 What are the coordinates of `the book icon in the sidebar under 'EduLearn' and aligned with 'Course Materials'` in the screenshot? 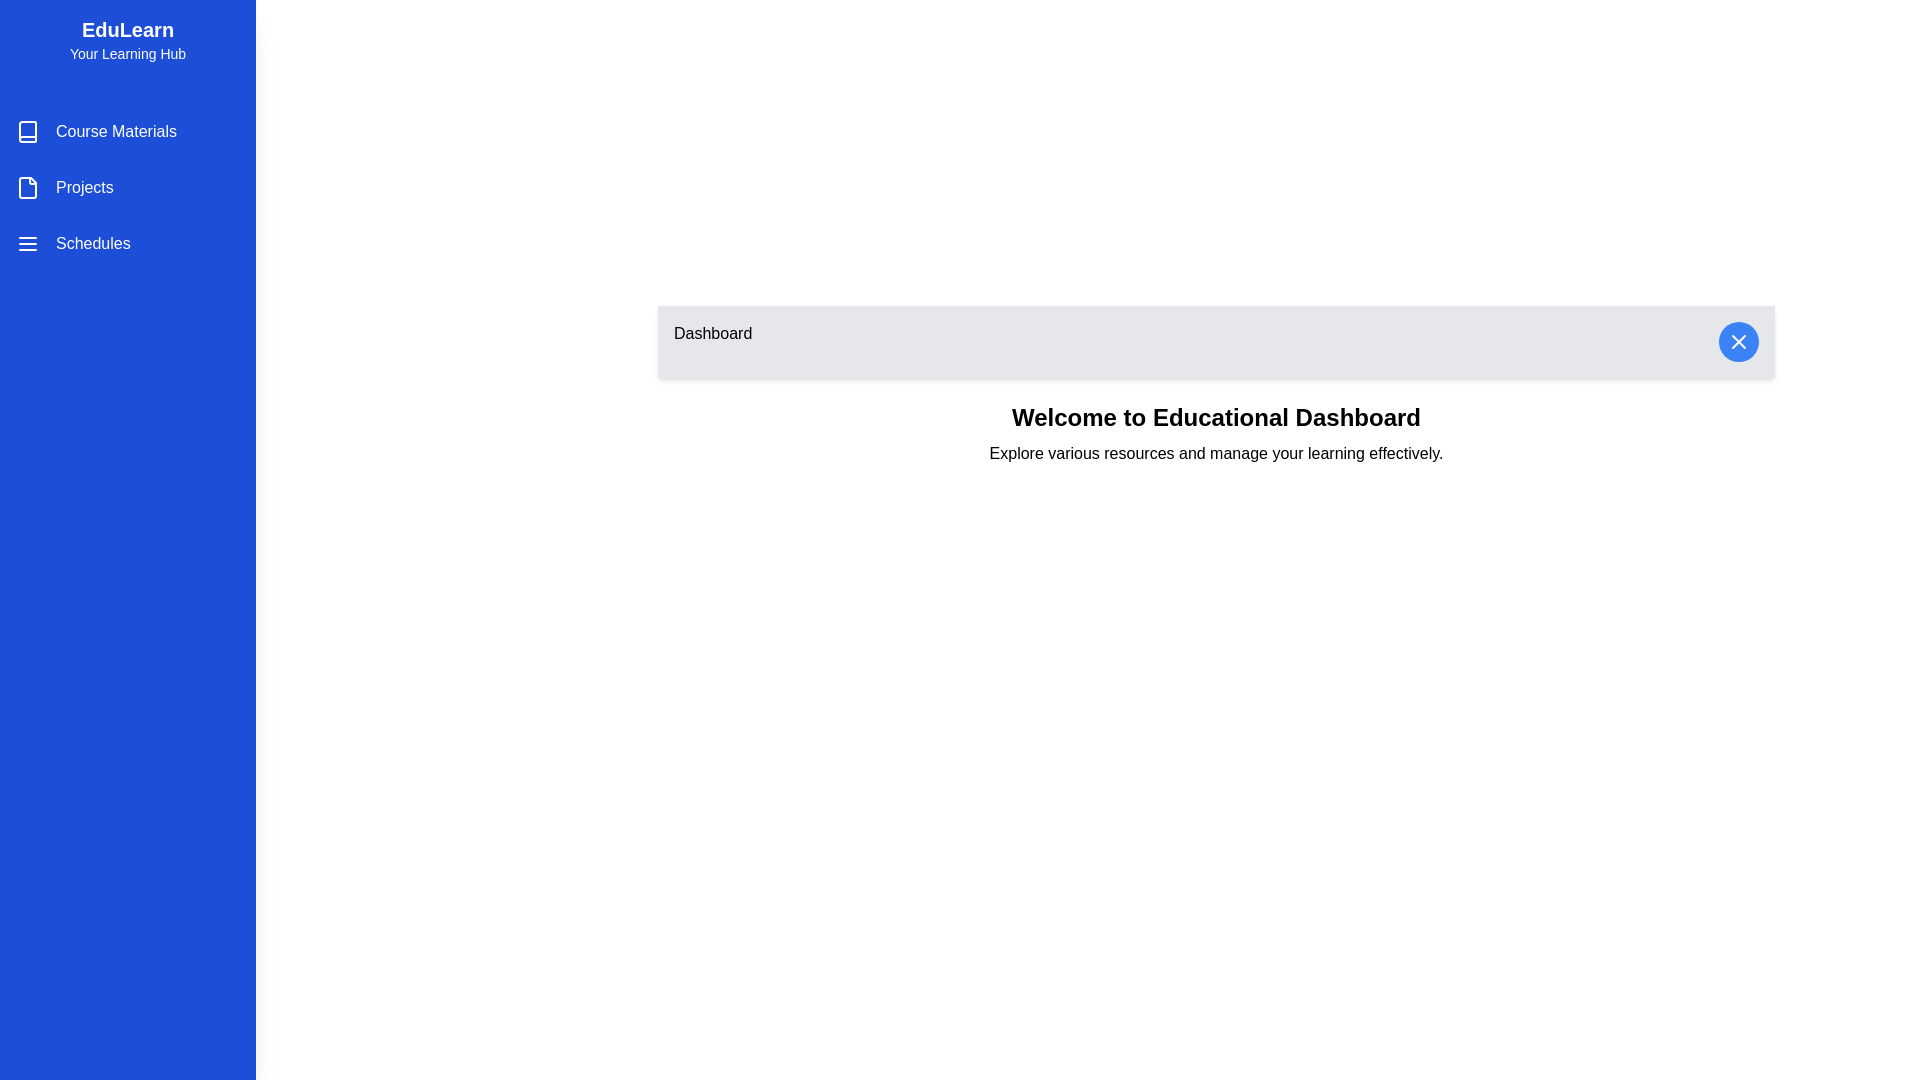 It's located at (28, 131).